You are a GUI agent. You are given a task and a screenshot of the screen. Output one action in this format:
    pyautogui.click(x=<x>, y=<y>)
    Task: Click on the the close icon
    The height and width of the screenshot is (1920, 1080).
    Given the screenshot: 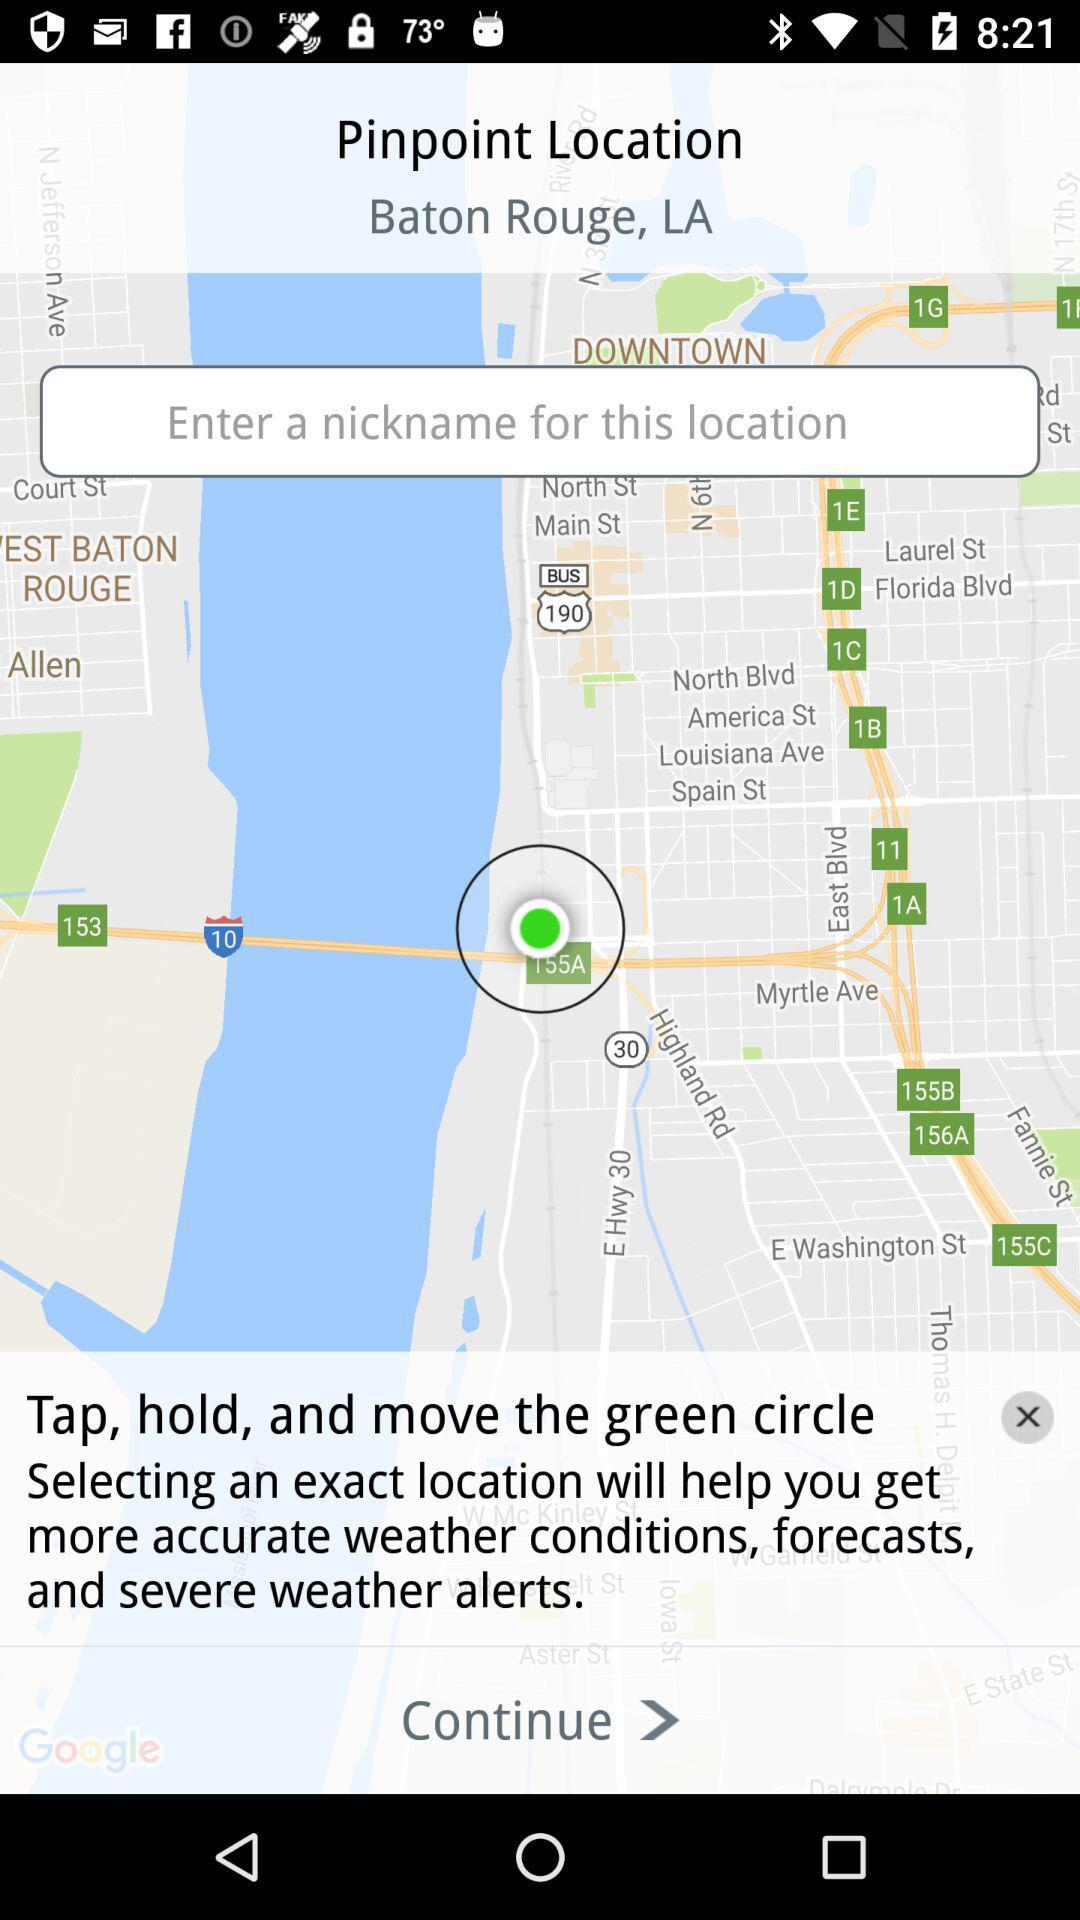 What is the action you would take?
    pyautogui.click(x=1027, y=1416)
    